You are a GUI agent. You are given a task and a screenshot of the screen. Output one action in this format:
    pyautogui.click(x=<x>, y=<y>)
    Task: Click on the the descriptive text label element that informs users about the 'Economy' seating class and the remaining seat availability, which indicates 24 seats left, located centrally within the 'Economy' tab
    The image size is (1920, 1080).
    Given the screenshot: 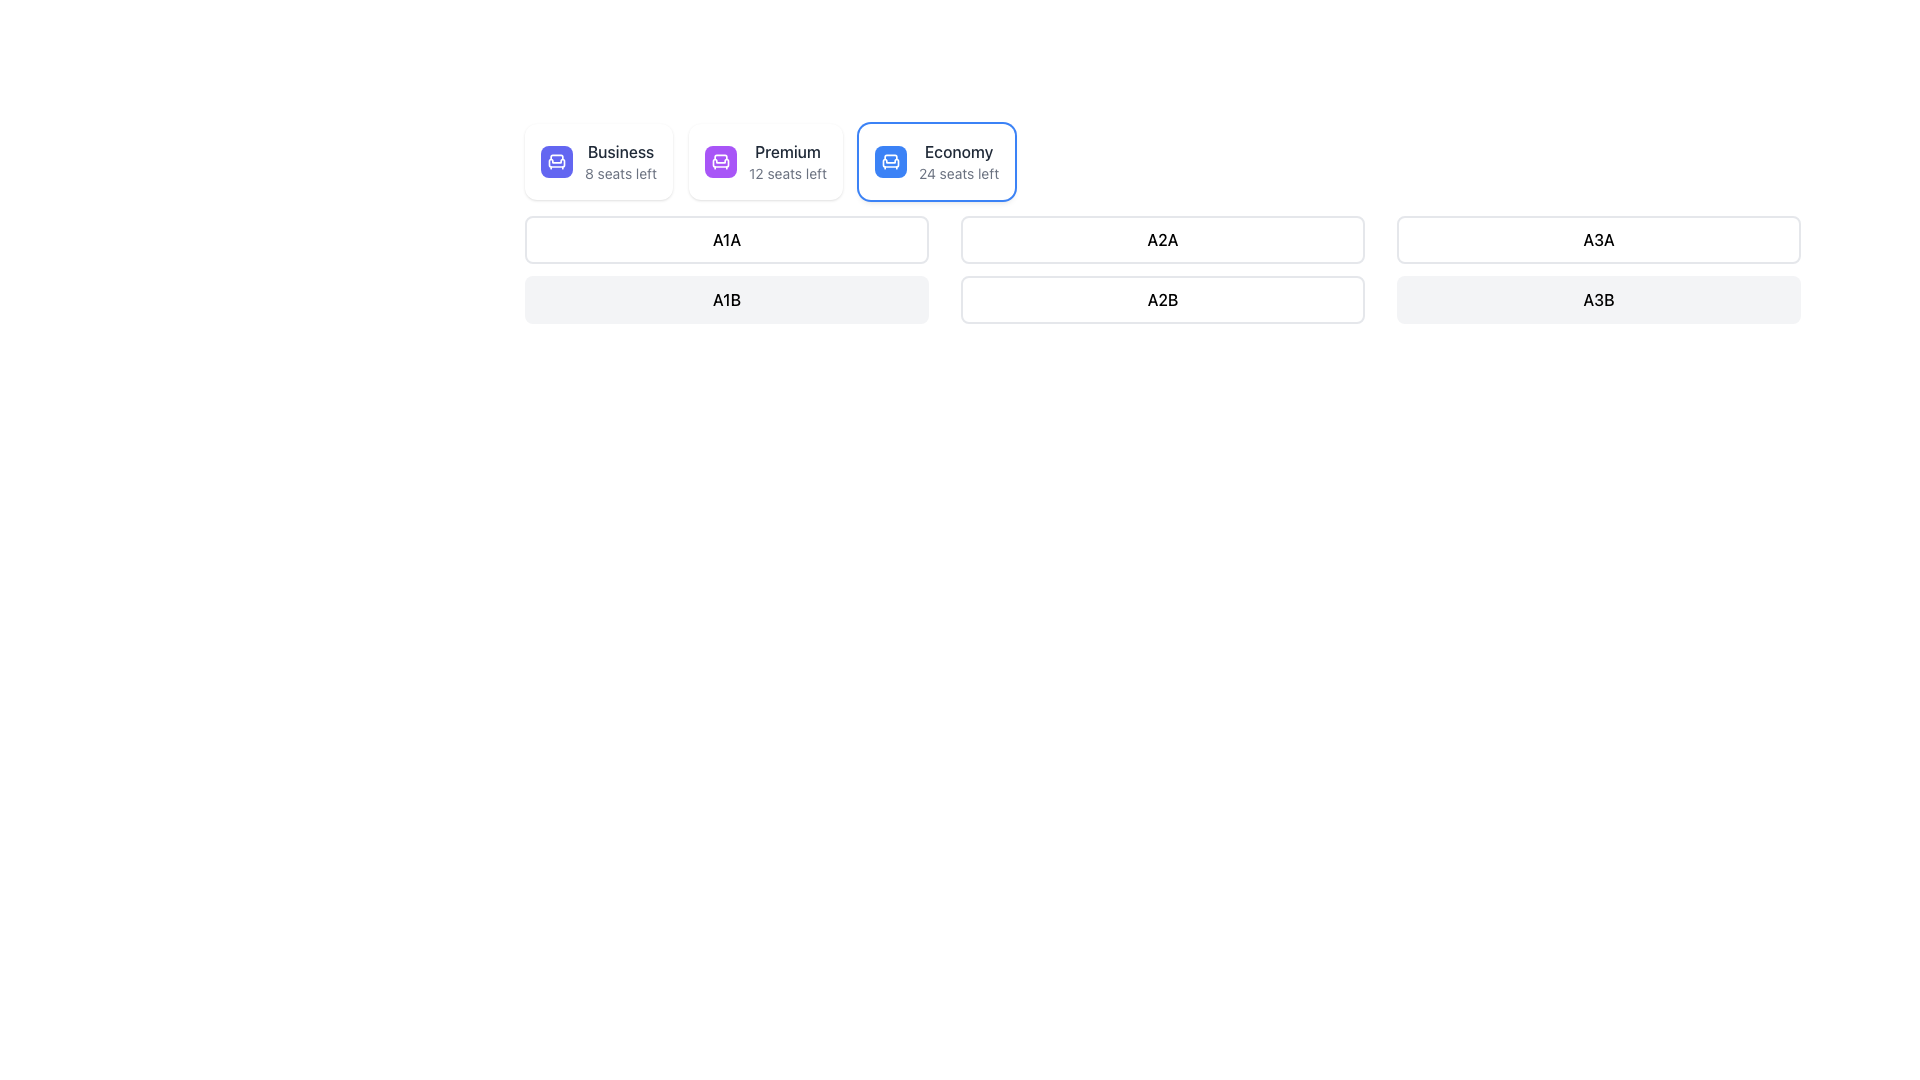 What is the action you would take?
    pyautogui.click(x=958, y=161)
    